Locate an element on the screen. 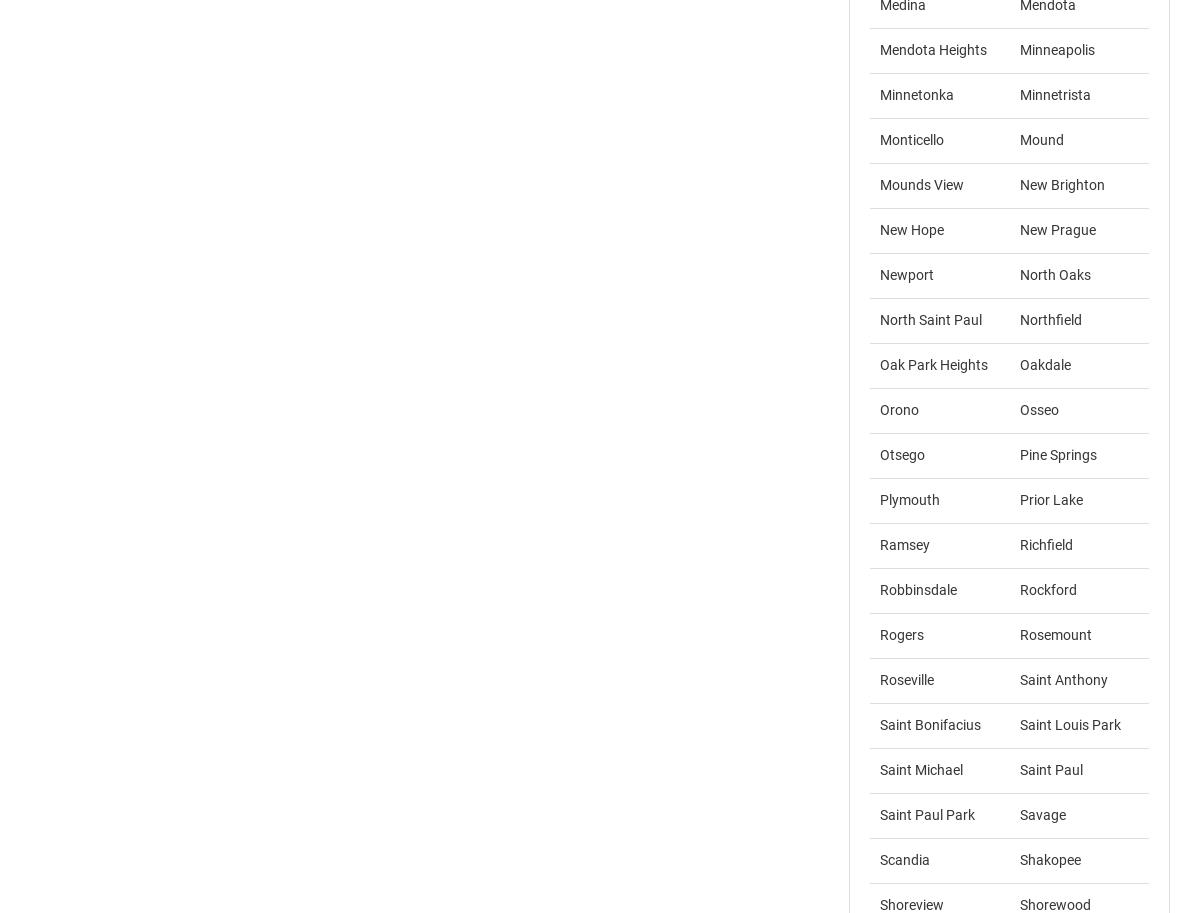  'Pine Springs' is located at coordinates (1056, 455).